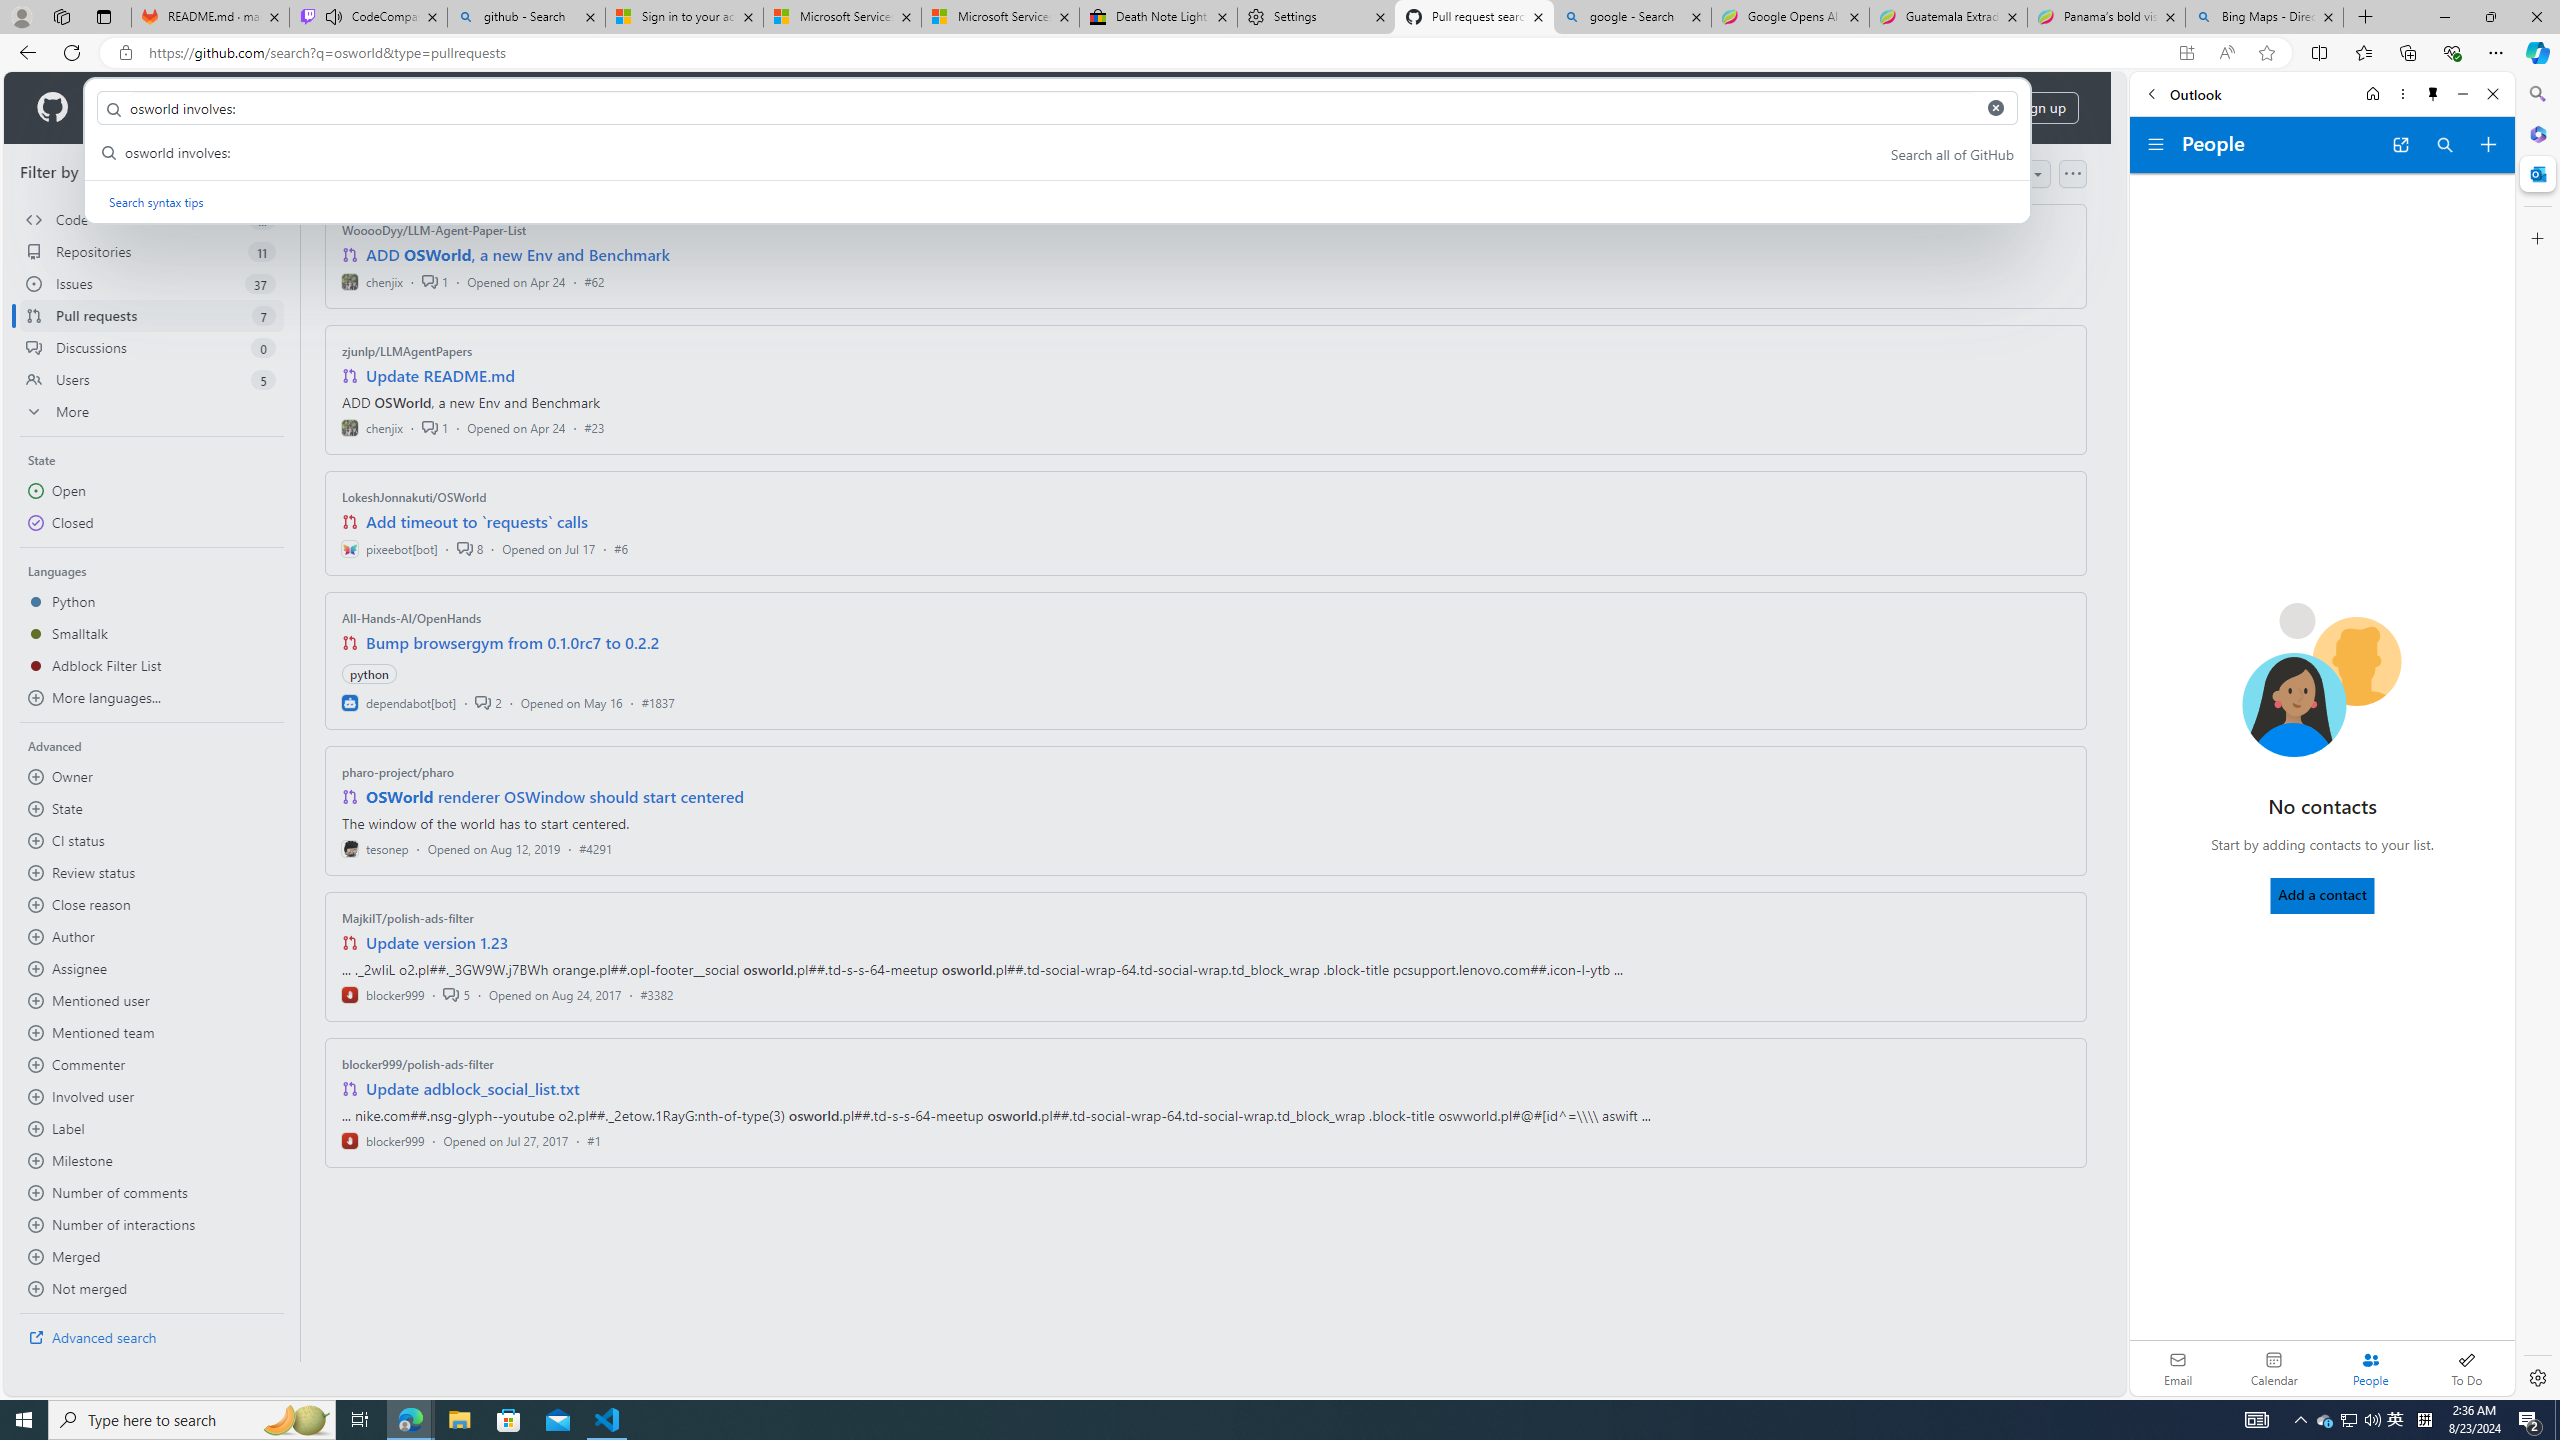 The width and height of the screenshot is (2560, 1440). Describe the element at coordinates (411, 616) in the screenshot. I see `'All-Hands-AI/OpenHands'` at that location.